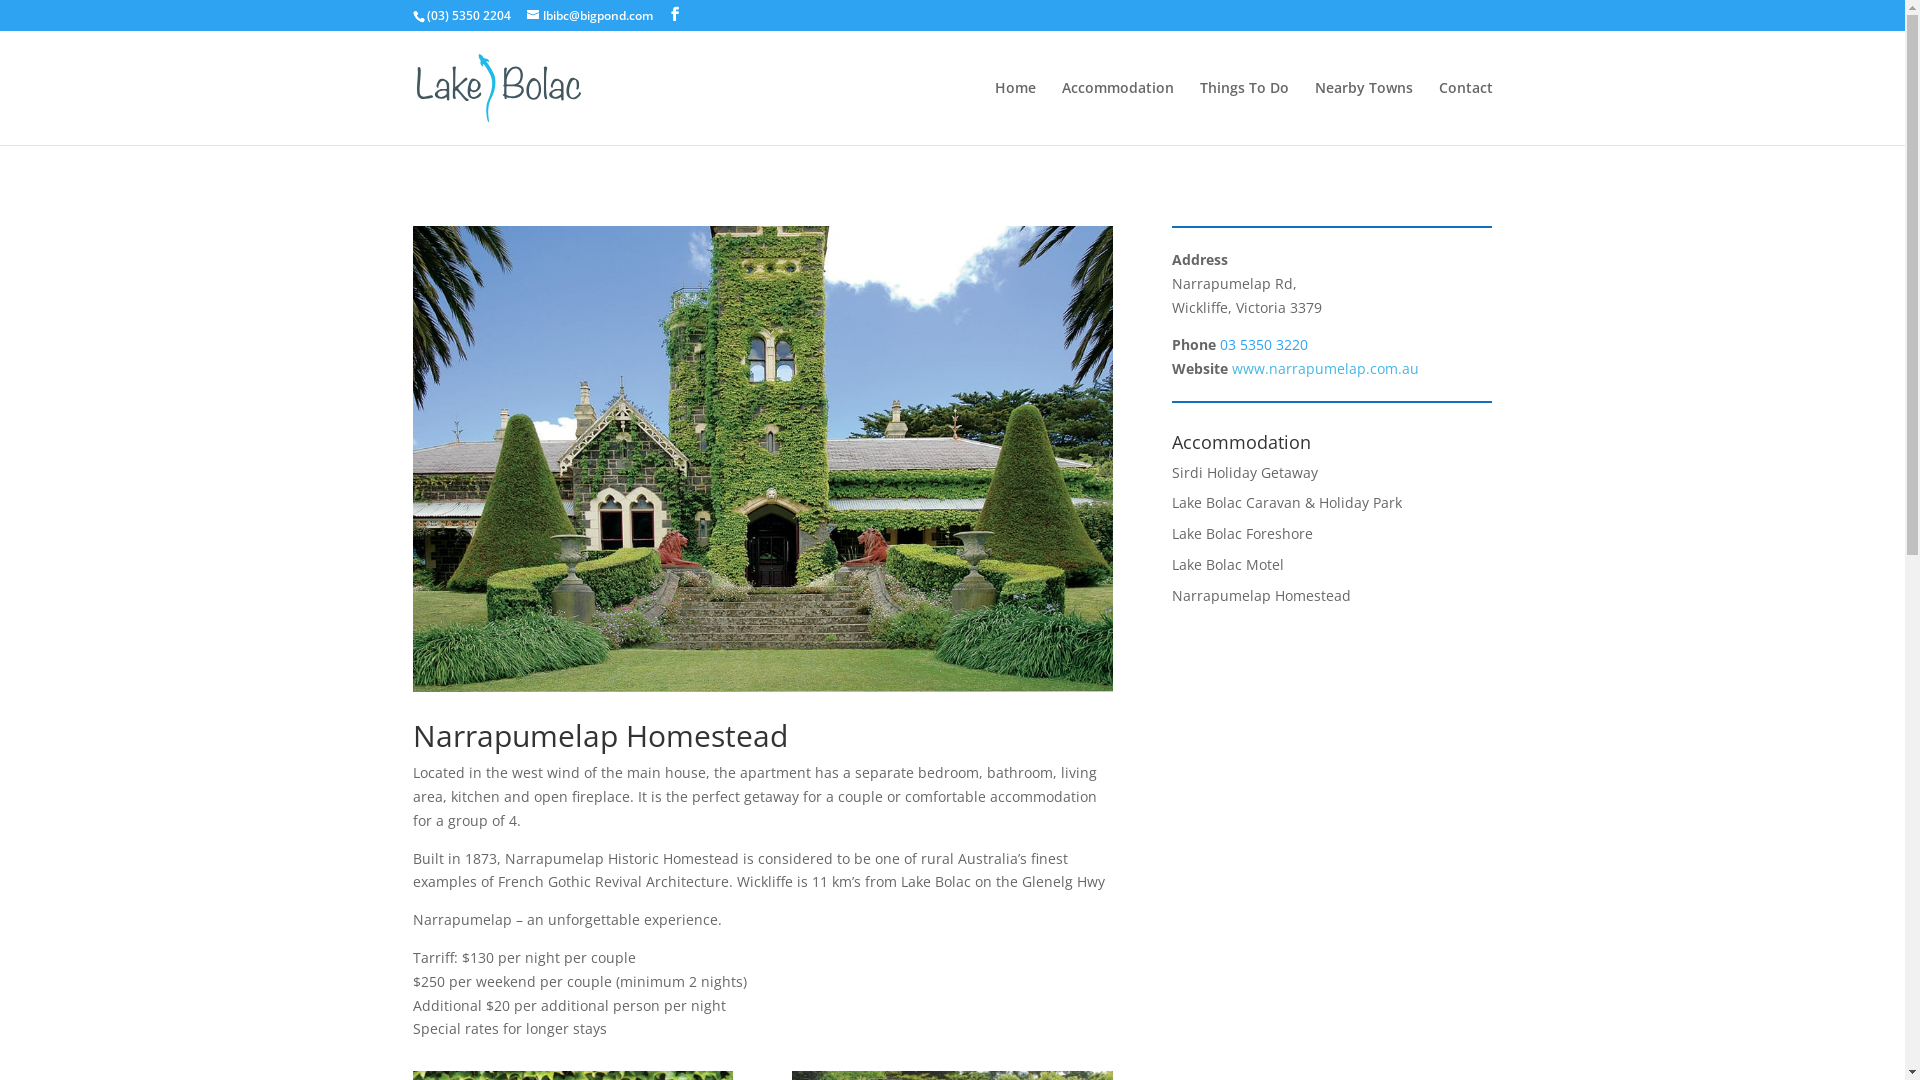 This screenshot has height=1080, width=1920. Describe the element at coordinates (1262, 343) in the screenshot. I see `'03 5350 3220'` at that location.